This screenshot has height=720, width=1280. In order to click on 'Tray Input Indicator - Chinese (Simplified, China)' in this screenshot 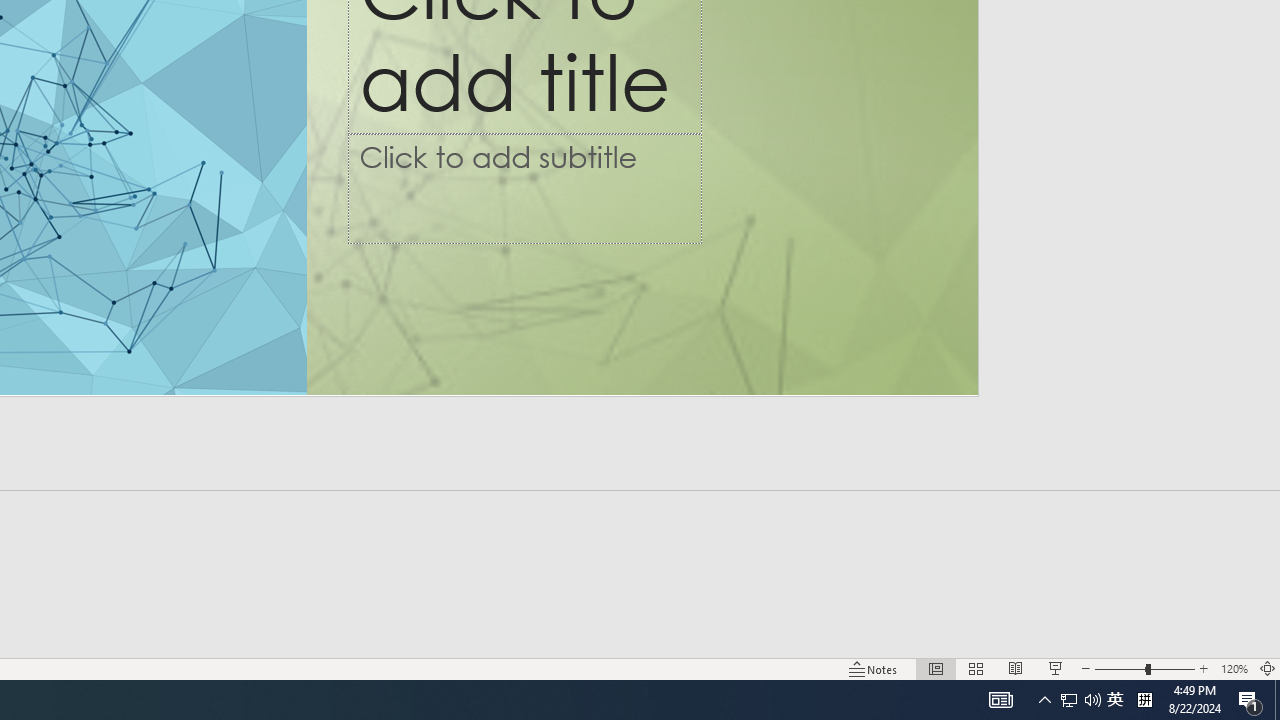, I will do `click(1144, 698)`.